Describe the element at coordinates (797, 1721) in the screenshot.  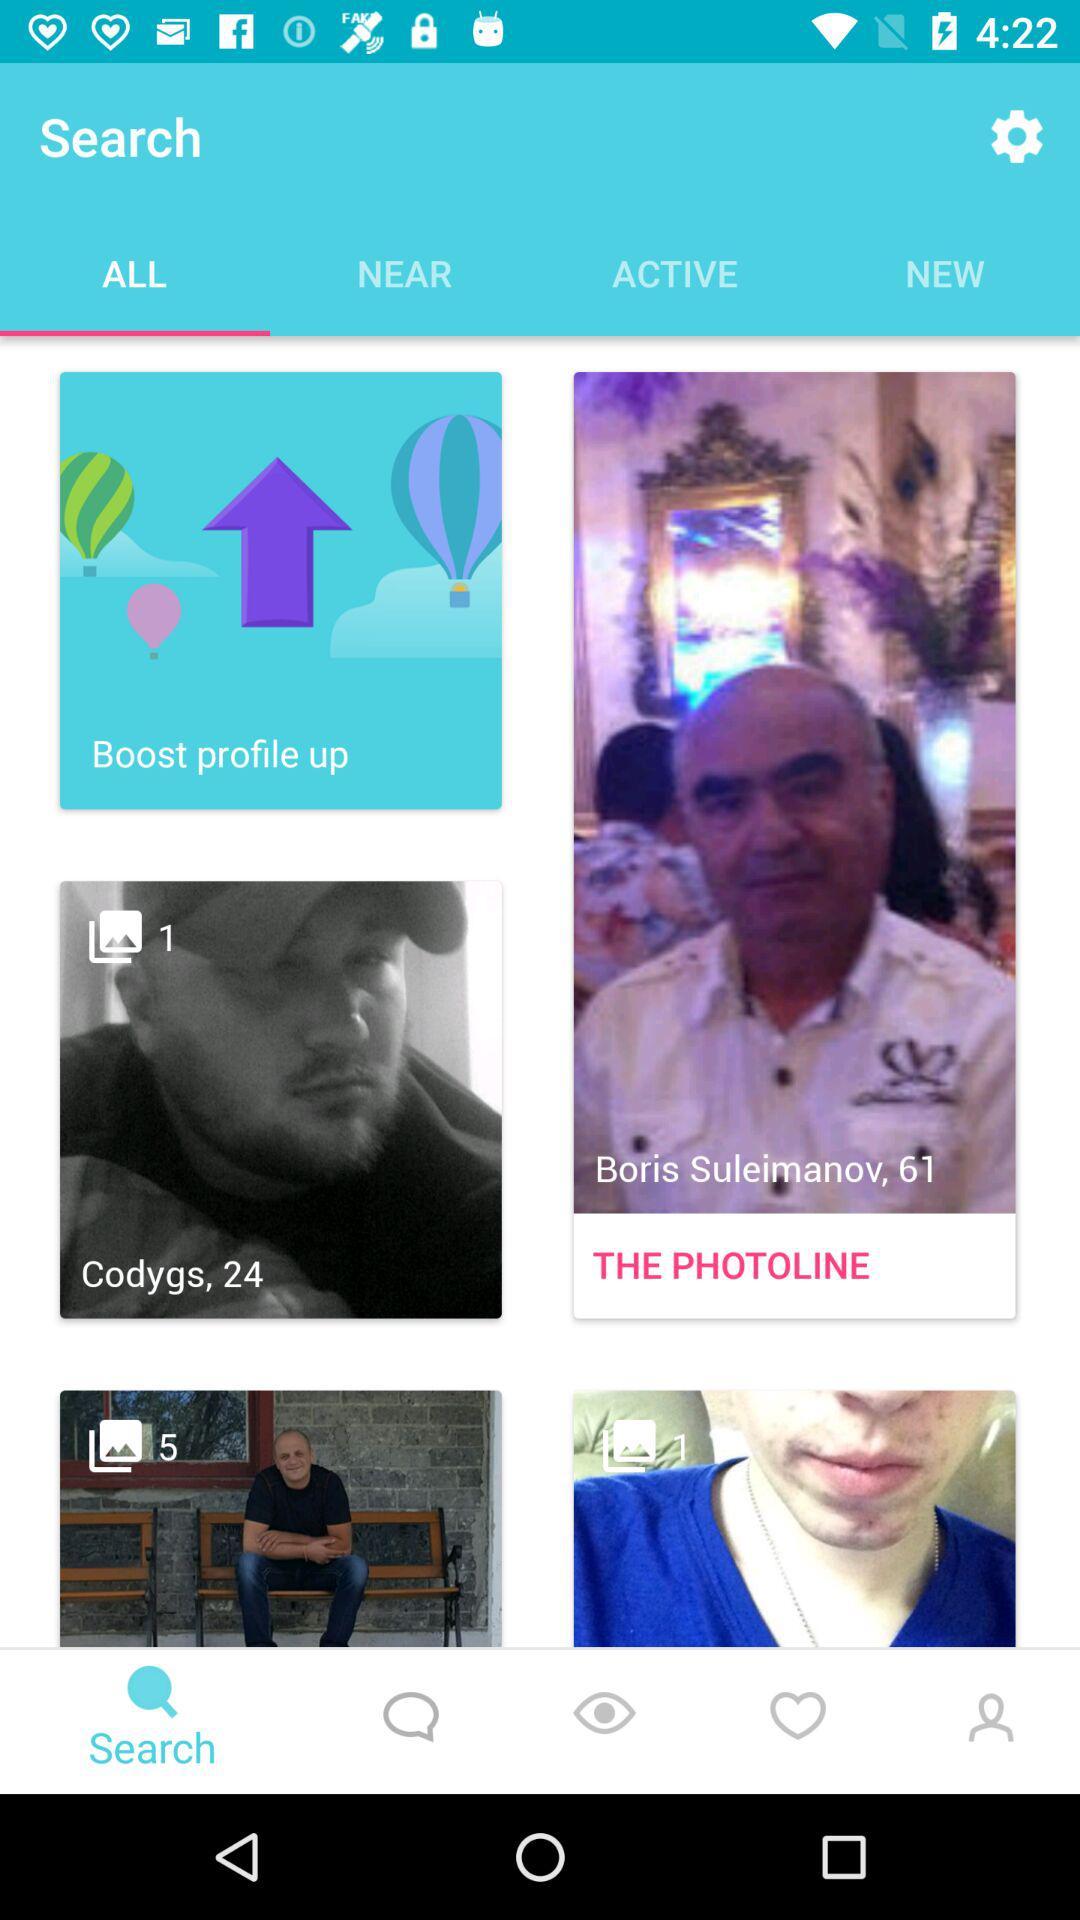
I see `the favorite icon` at that location.